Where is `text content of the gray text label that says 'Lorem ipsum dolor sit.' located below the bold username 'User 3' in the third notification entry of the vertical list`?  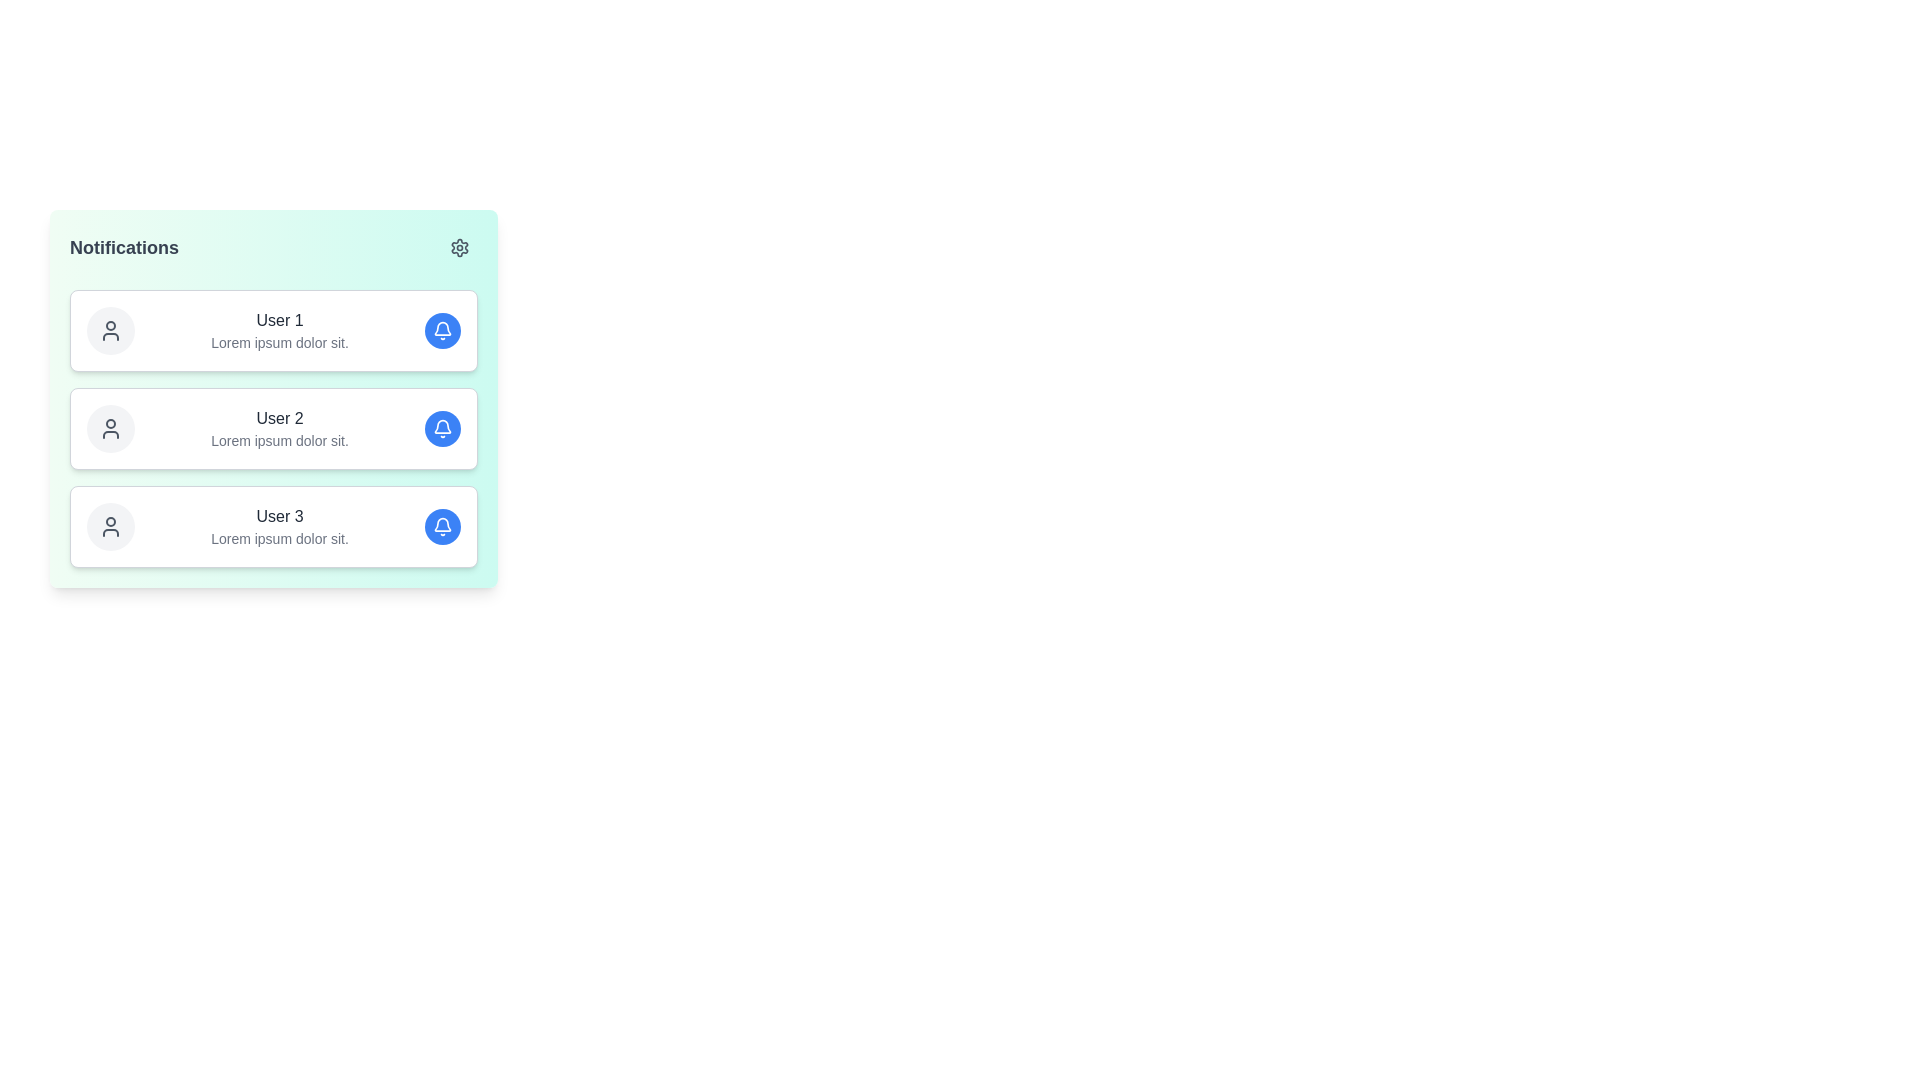 text content of the gray text label that says 'Lorem ipsum dolor sit.' located below the bold username 'User 3' in the third notification entry of the vertical list is located at coordinates (278, 538).